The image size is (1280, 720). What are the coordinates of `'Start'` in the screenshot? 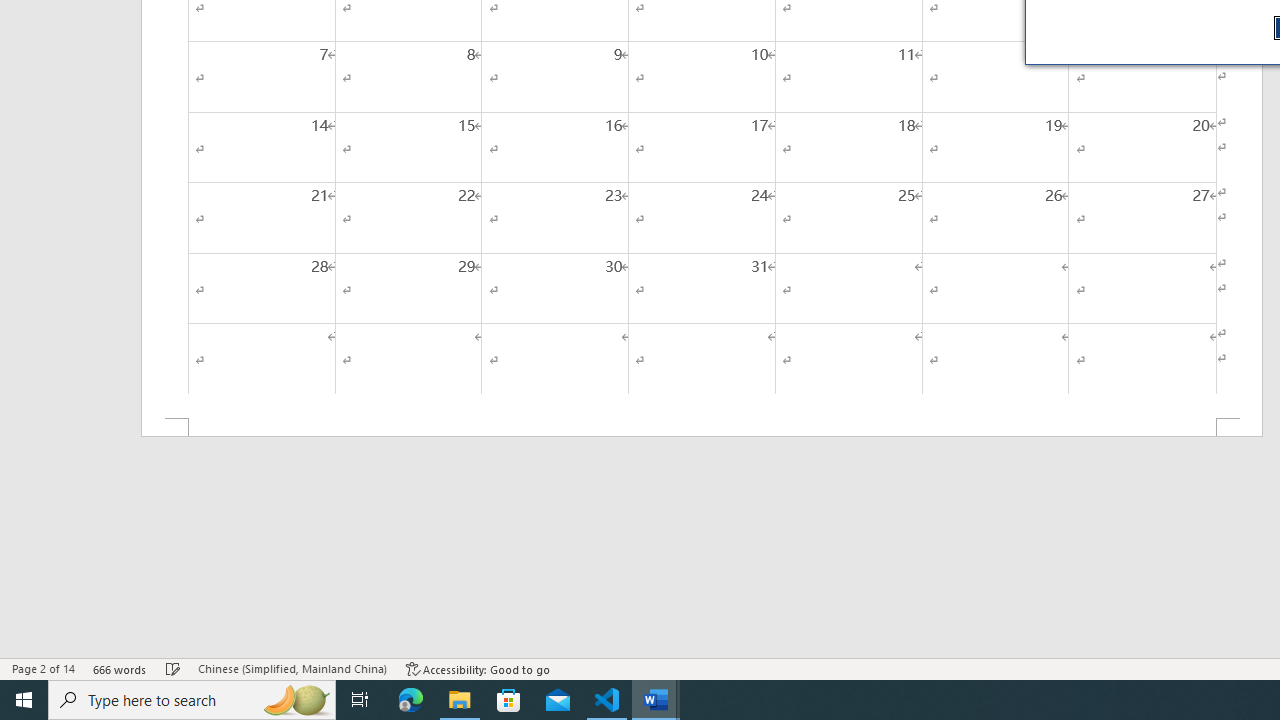 It's located at (24, 698).